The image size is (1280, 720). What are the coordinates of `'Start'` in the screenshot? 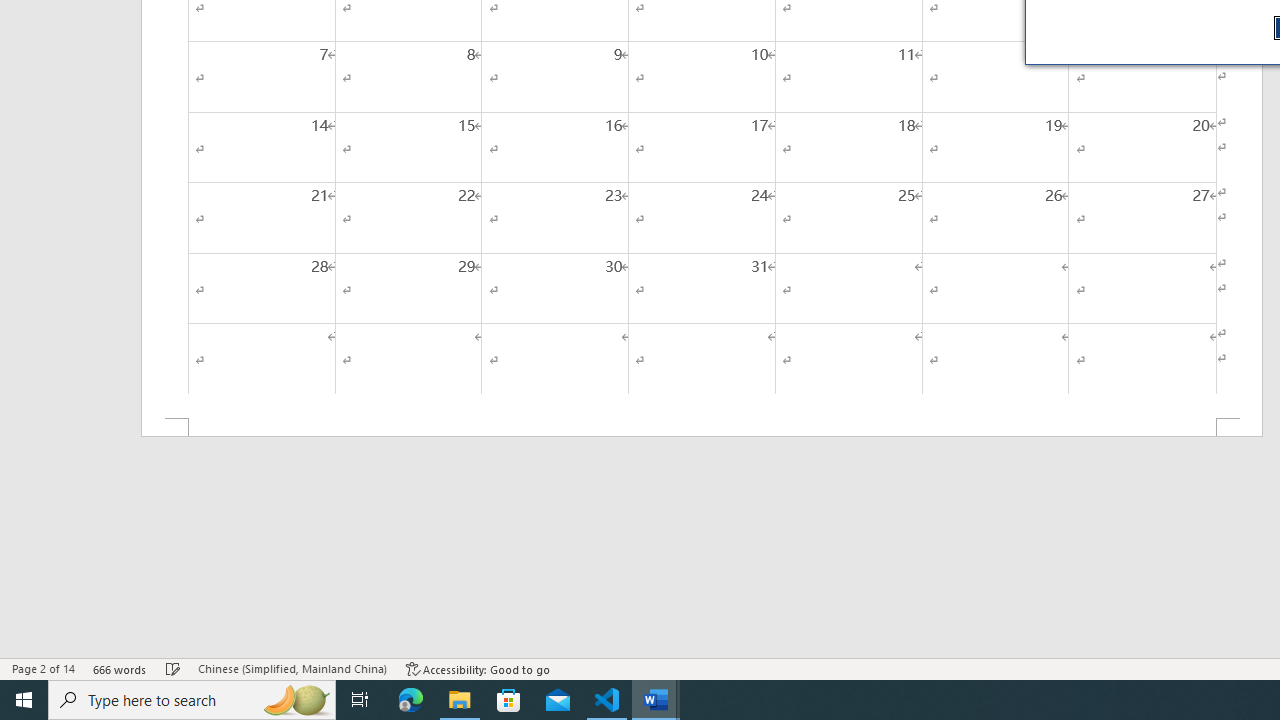 It's located at (24, 698).